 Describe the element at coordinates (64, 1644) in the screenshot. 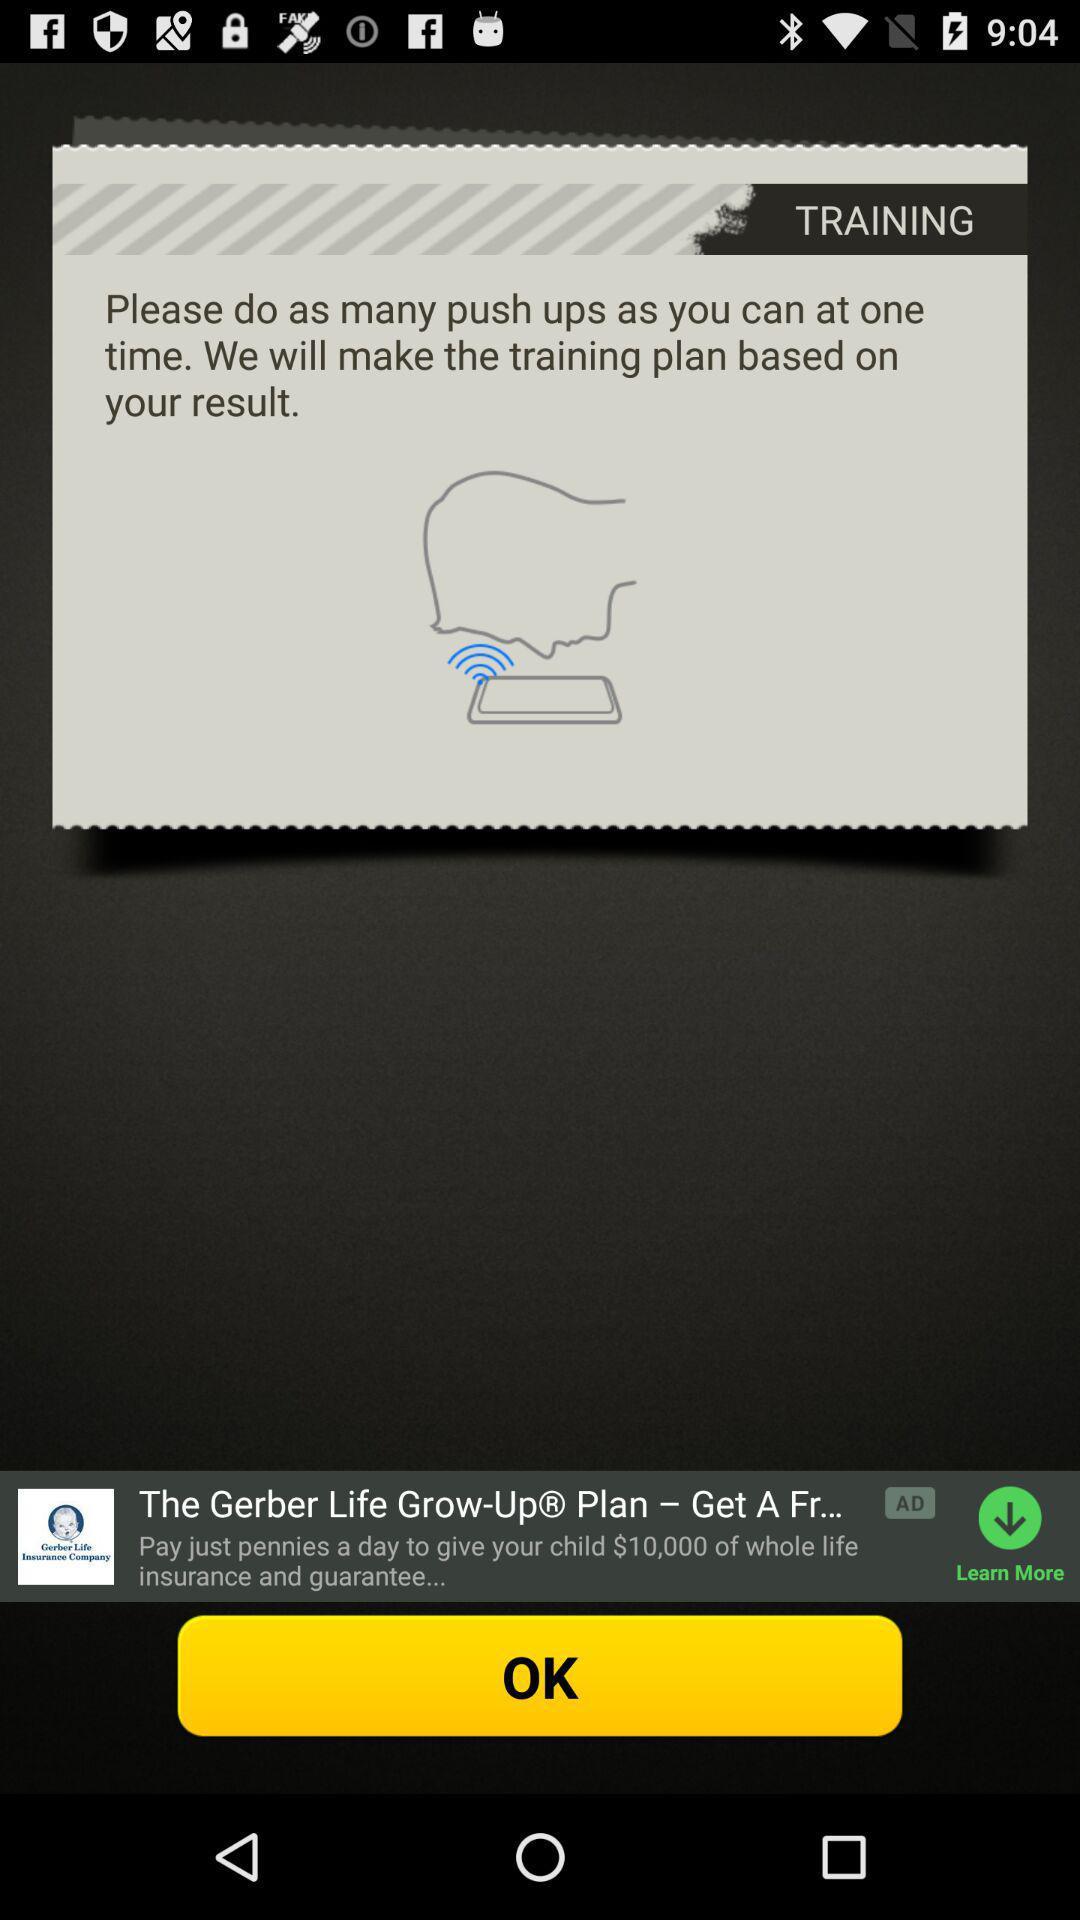

I see `the location icon` at that location.